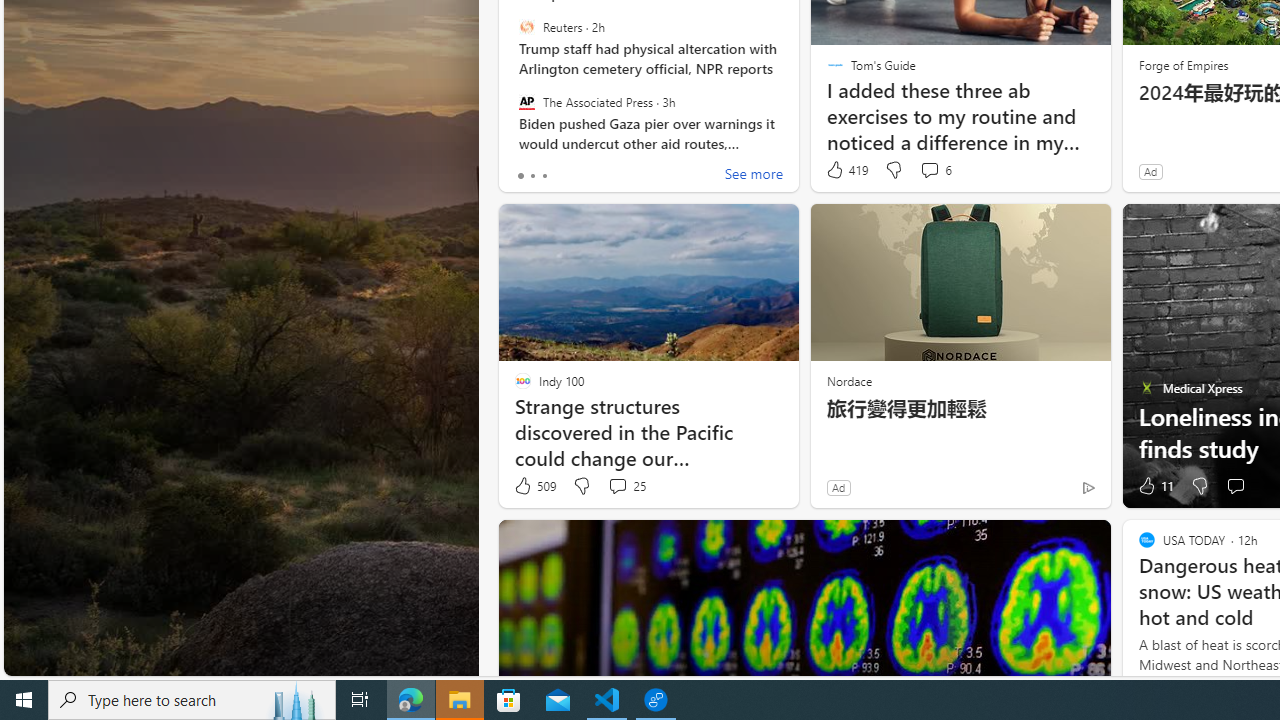 The height and width of the screenshot is (720, 1280). Describe the element at coordinates (534, 486) in the screenshot. I see `'509 Like'` at that location.